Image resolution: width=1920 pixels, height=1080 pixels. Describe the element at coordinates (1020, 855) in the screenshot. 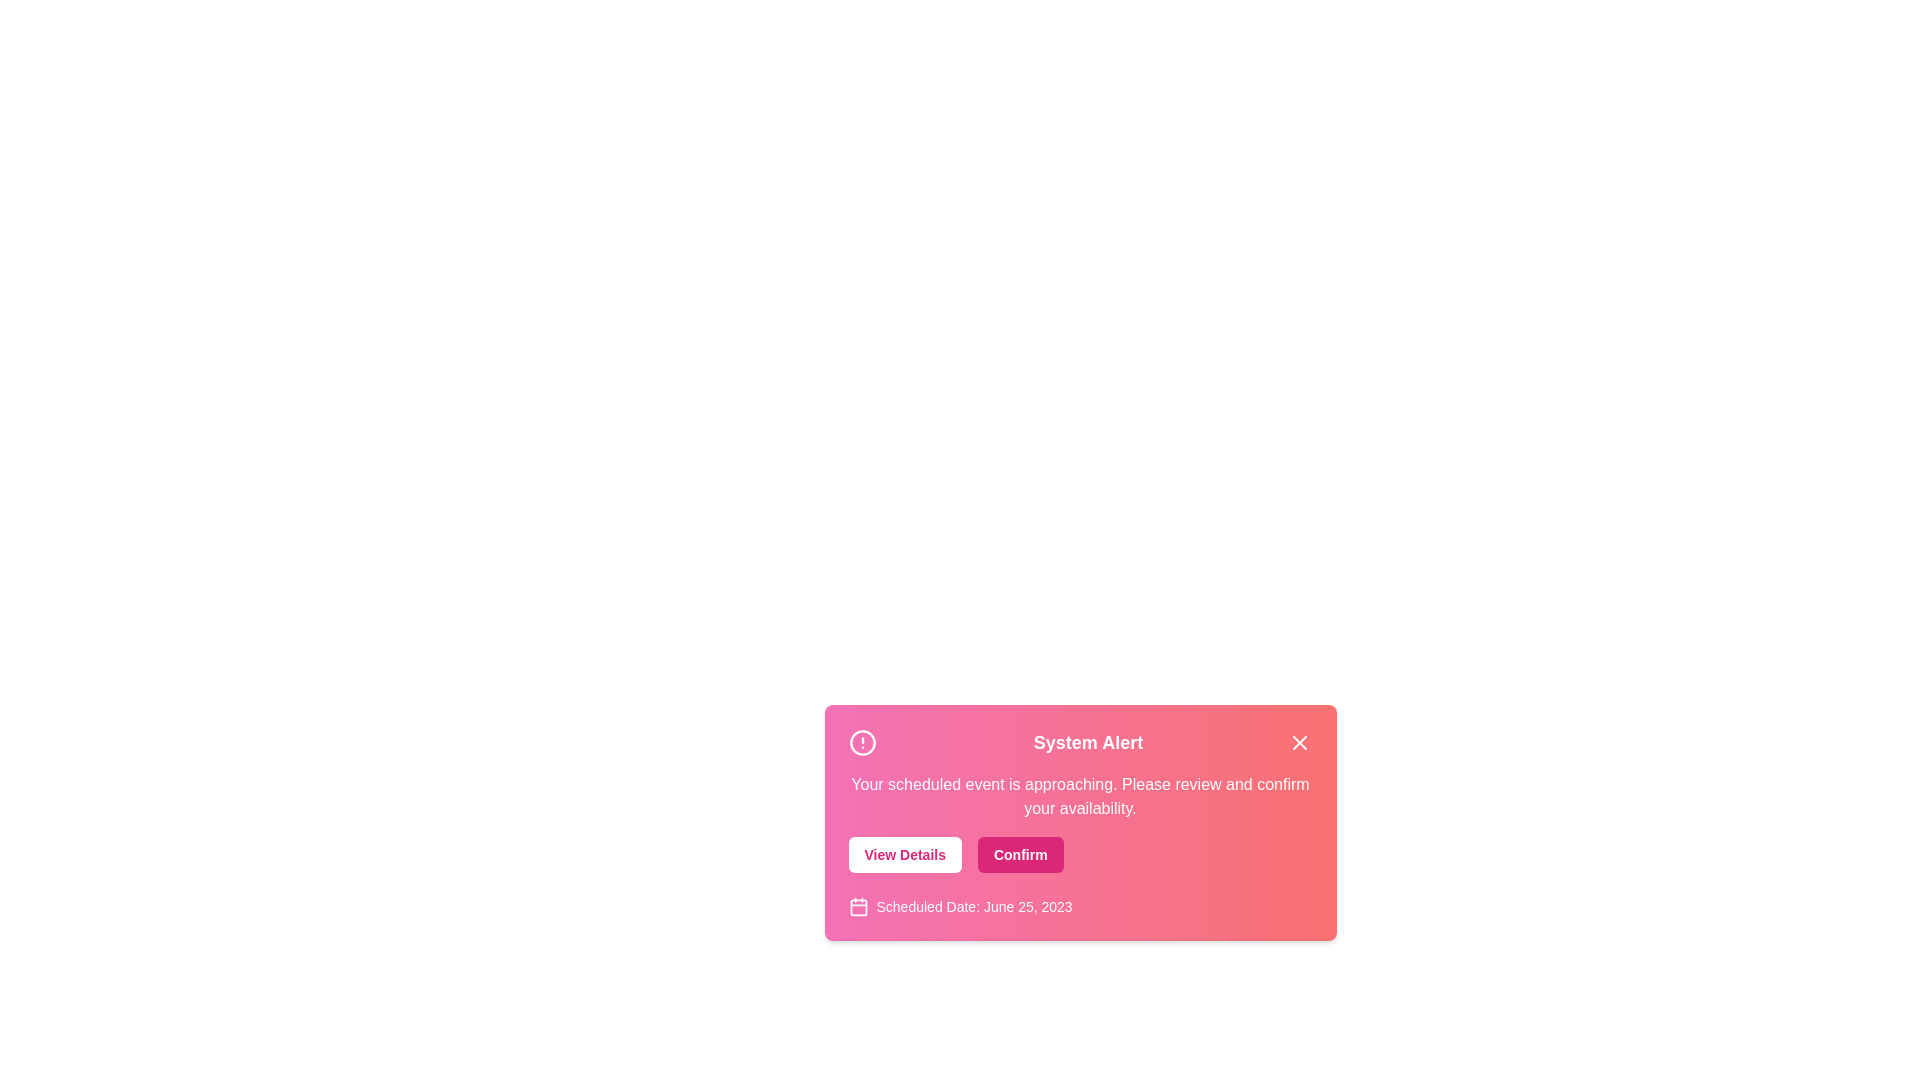

I see `the 'Confirm' button to confirm the alert` at that location.